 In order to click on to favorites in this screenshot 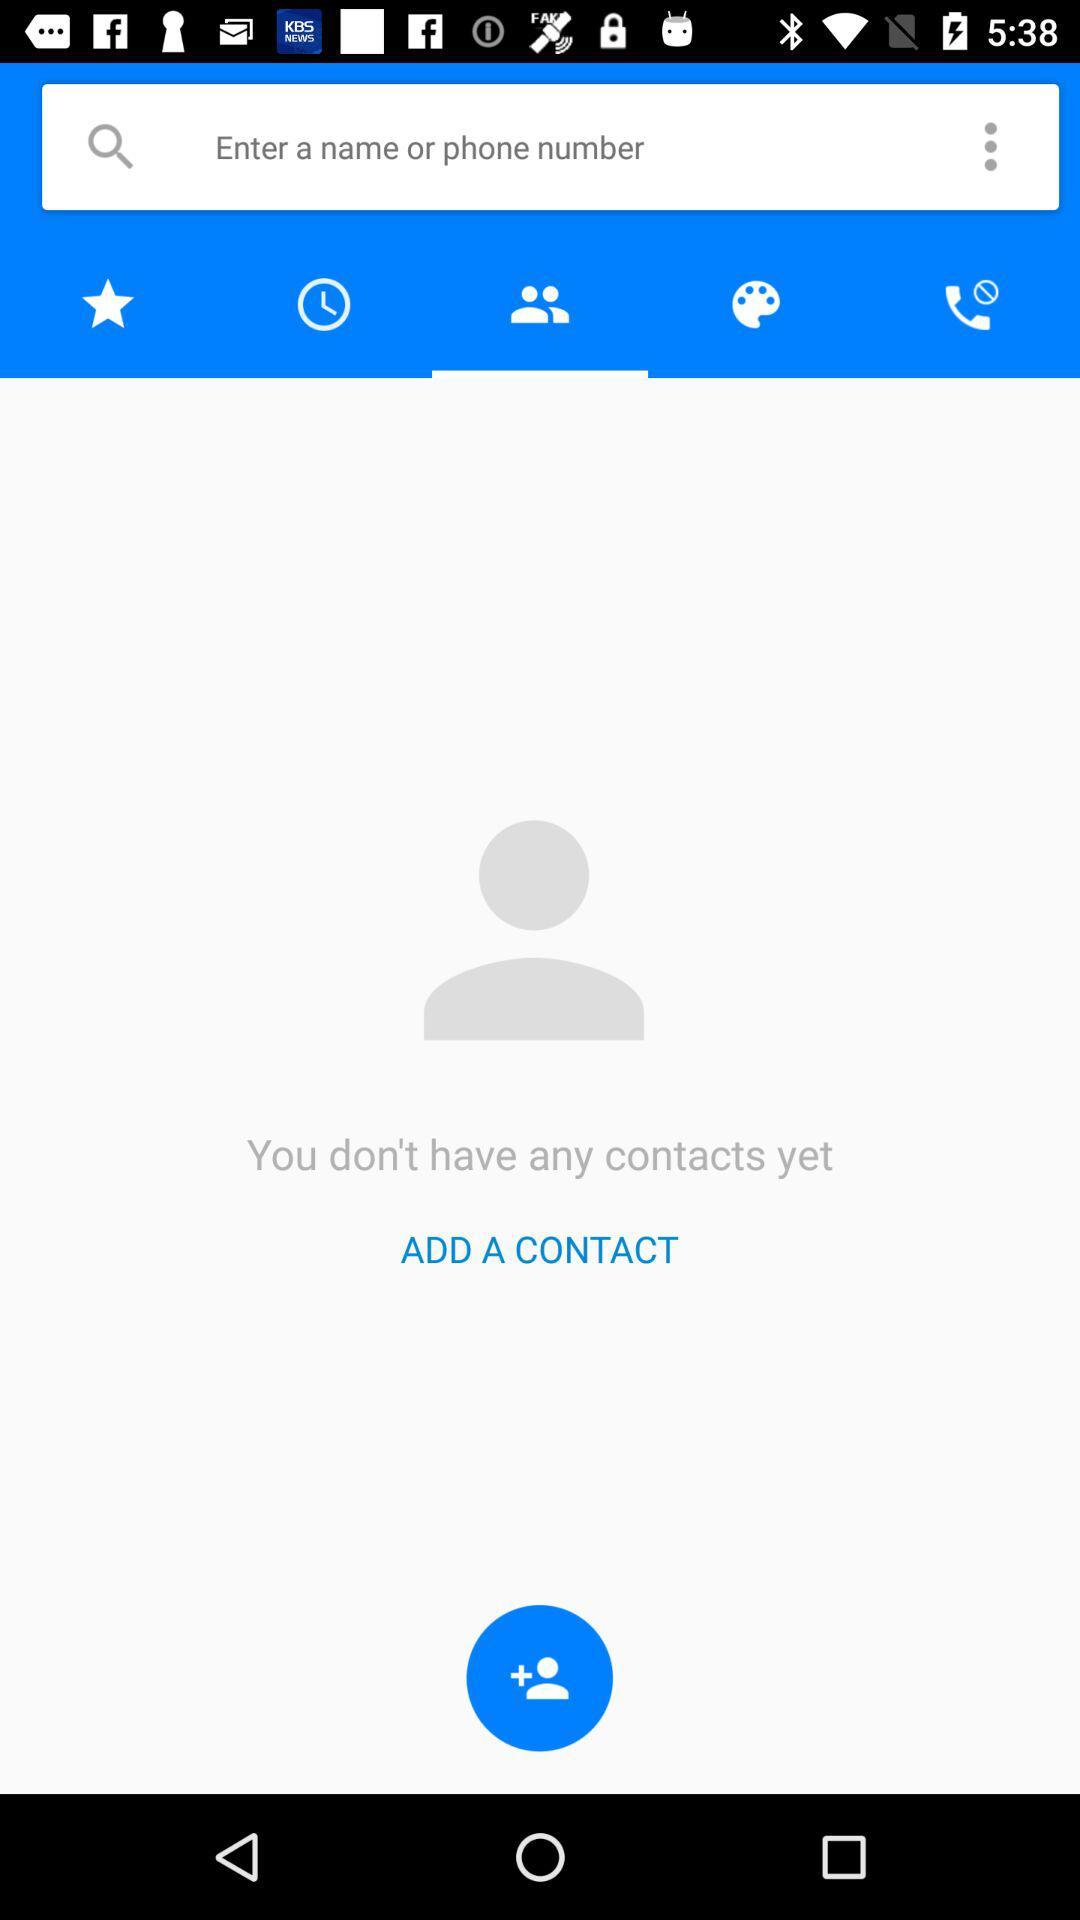, I will do `click(108, 303)`.